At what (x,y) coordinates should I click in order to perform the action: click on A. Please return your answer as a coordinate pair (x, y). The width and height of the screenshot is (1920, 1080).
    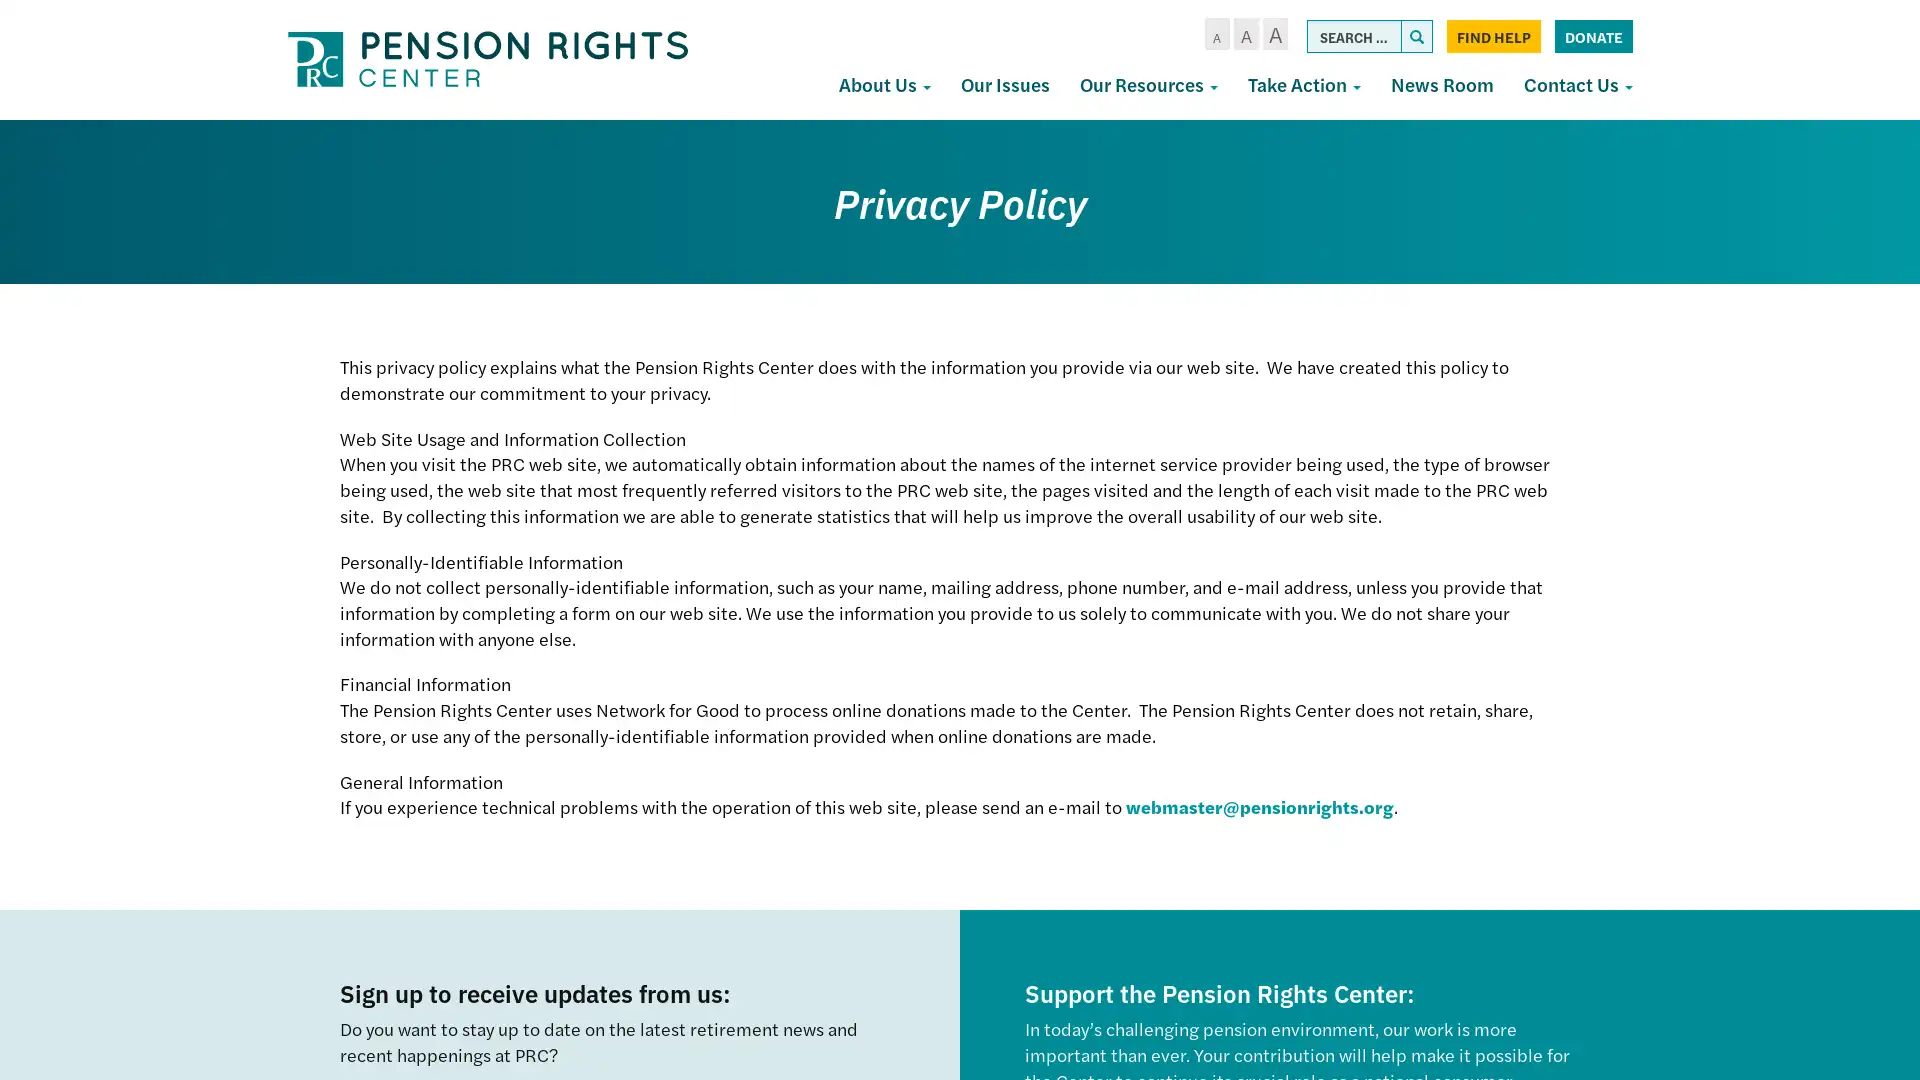
    Looking at the image, I should click on (1215, 34).